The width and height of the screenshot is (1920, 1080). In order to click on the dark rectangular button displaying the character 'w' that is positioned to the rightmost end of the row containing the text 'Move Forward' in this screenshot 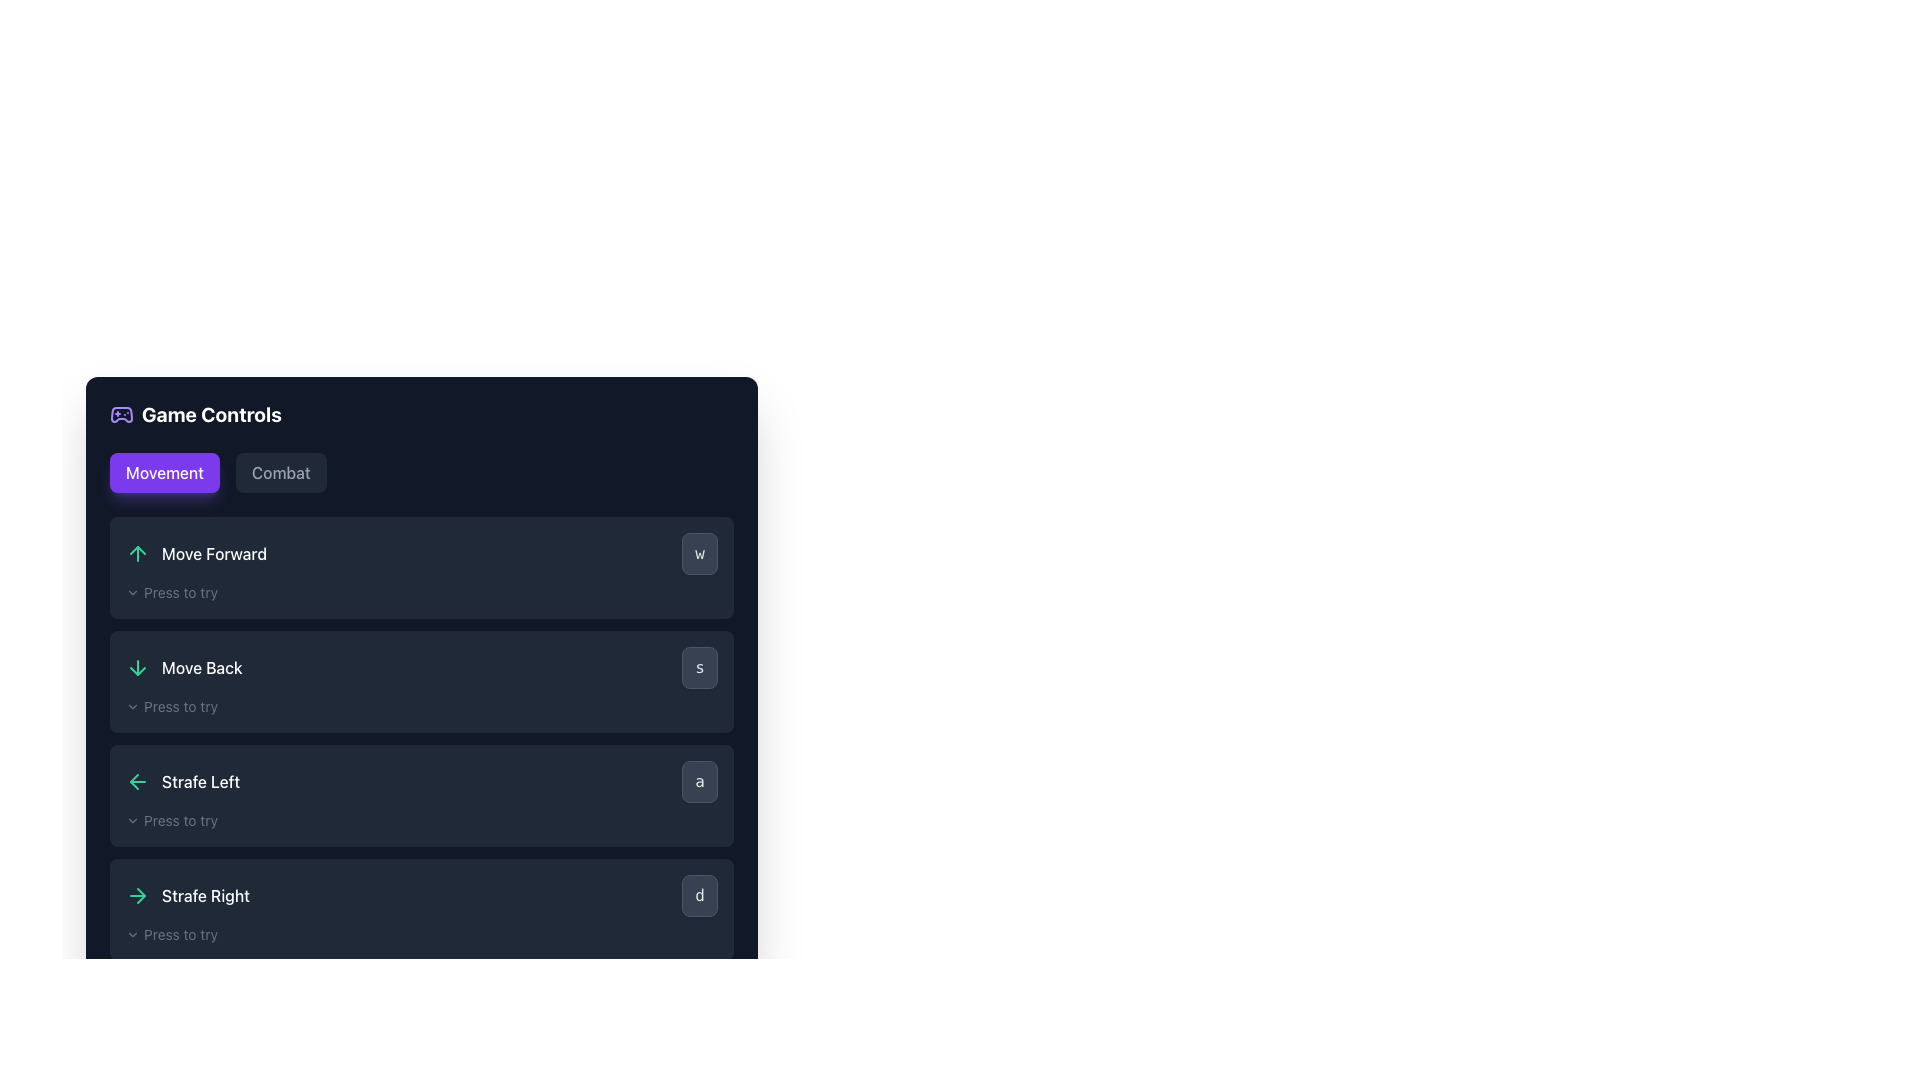, I will do `click(700, 554)`.